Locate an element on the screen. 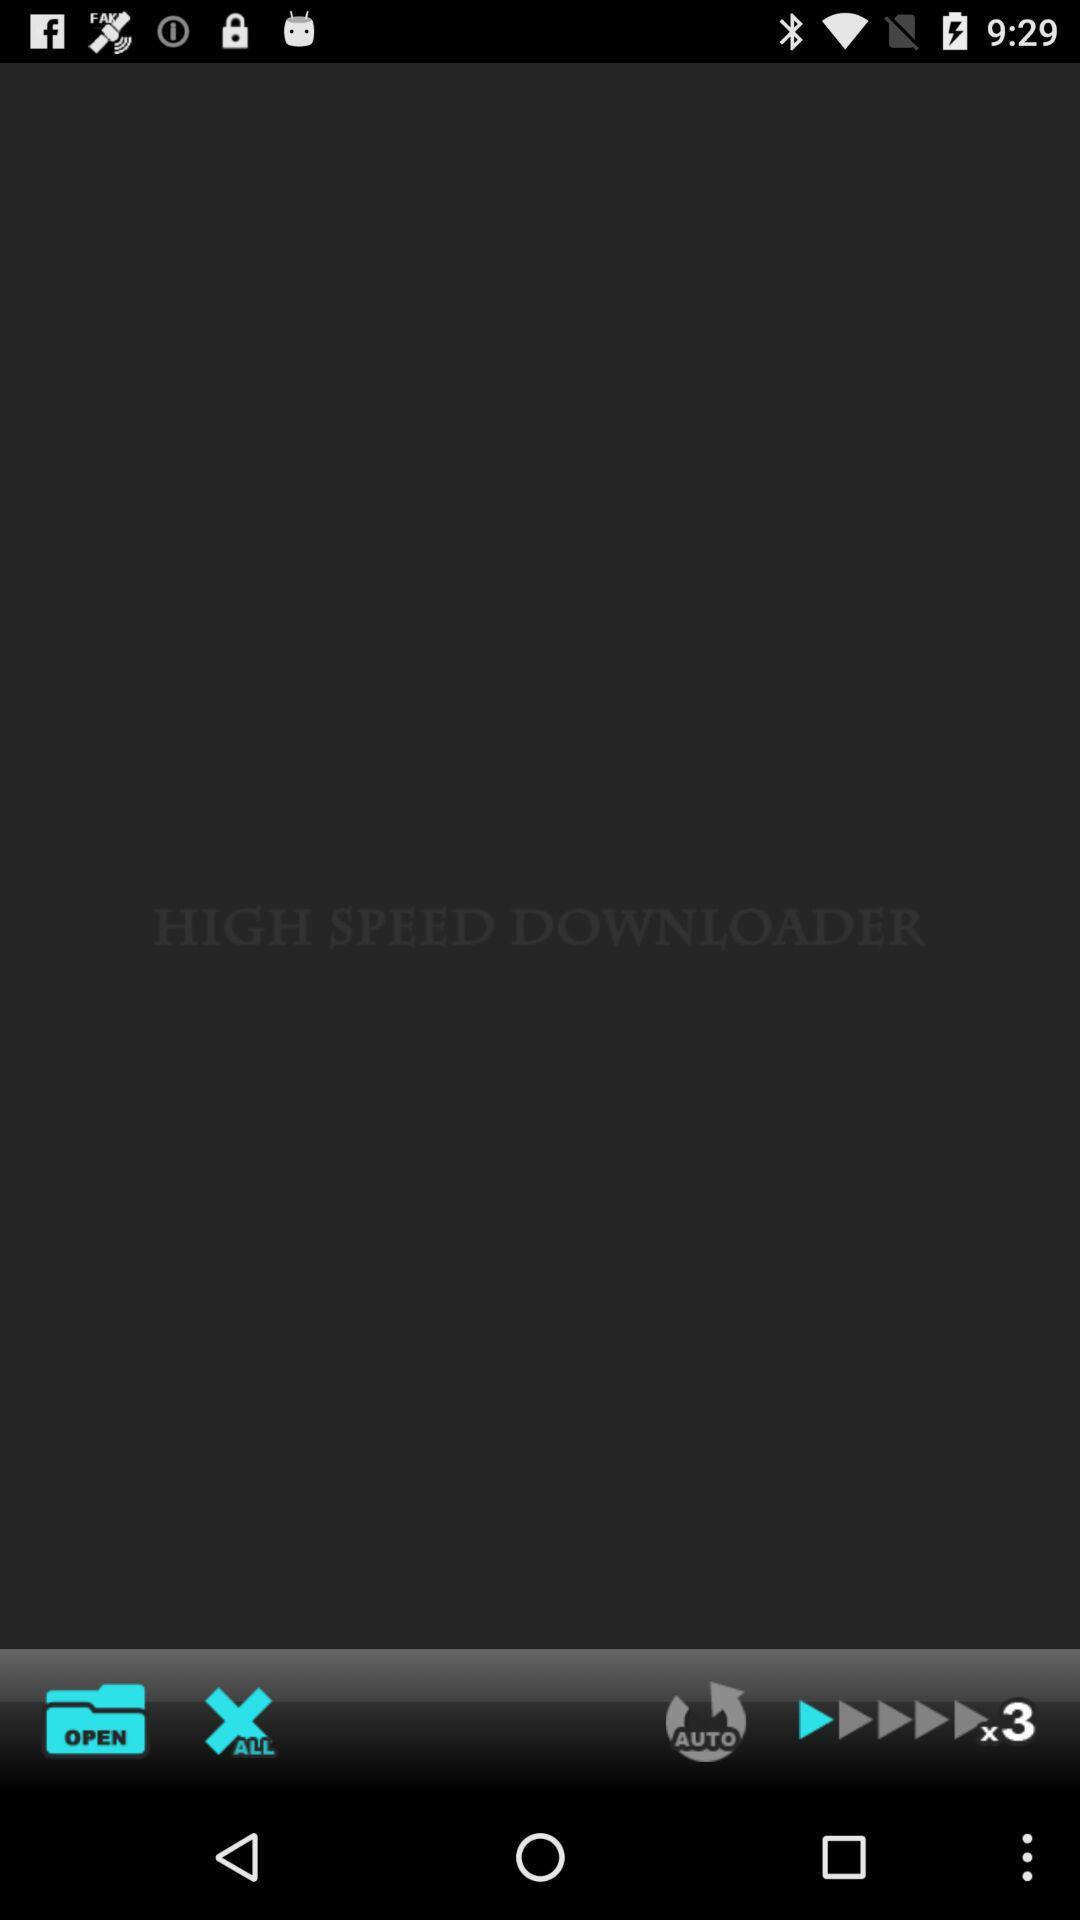 The width and height of the screenshot is (1080, 1920). all the content is located at coordinates (240, 1720).